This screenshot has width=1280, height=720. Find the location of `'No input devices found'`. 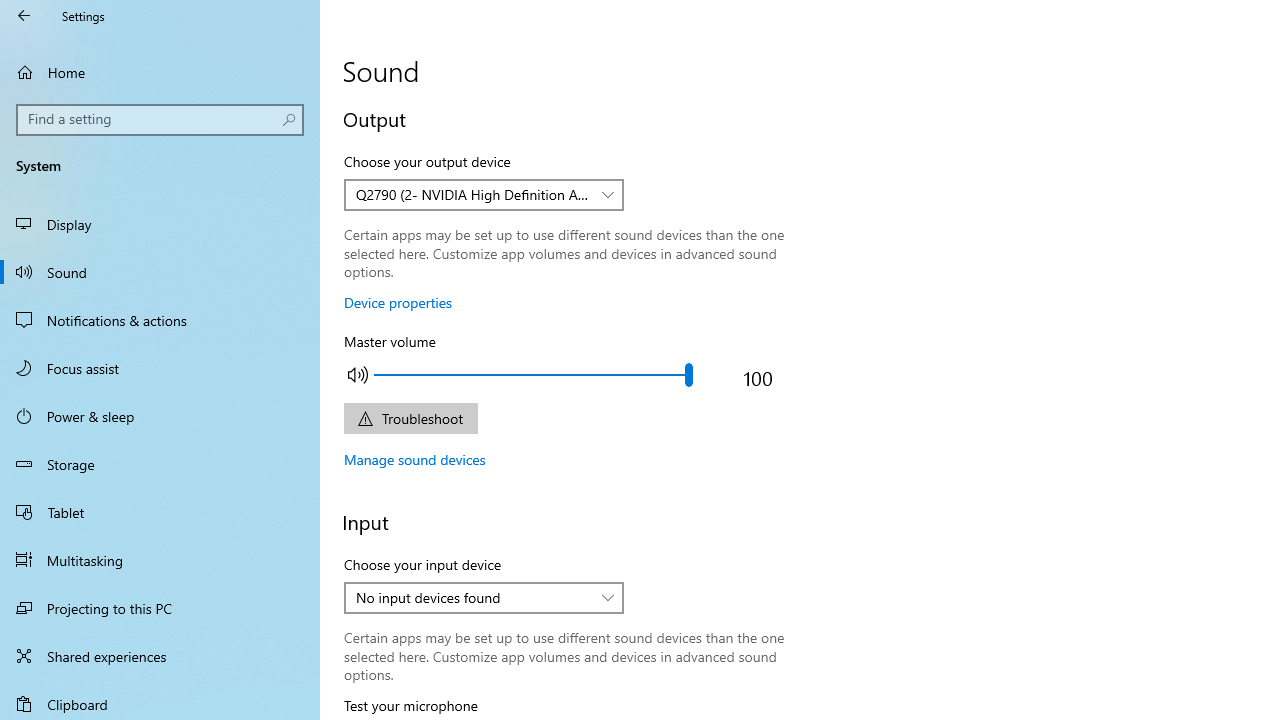

'No input devices found' is located at coordinates (472, 596).